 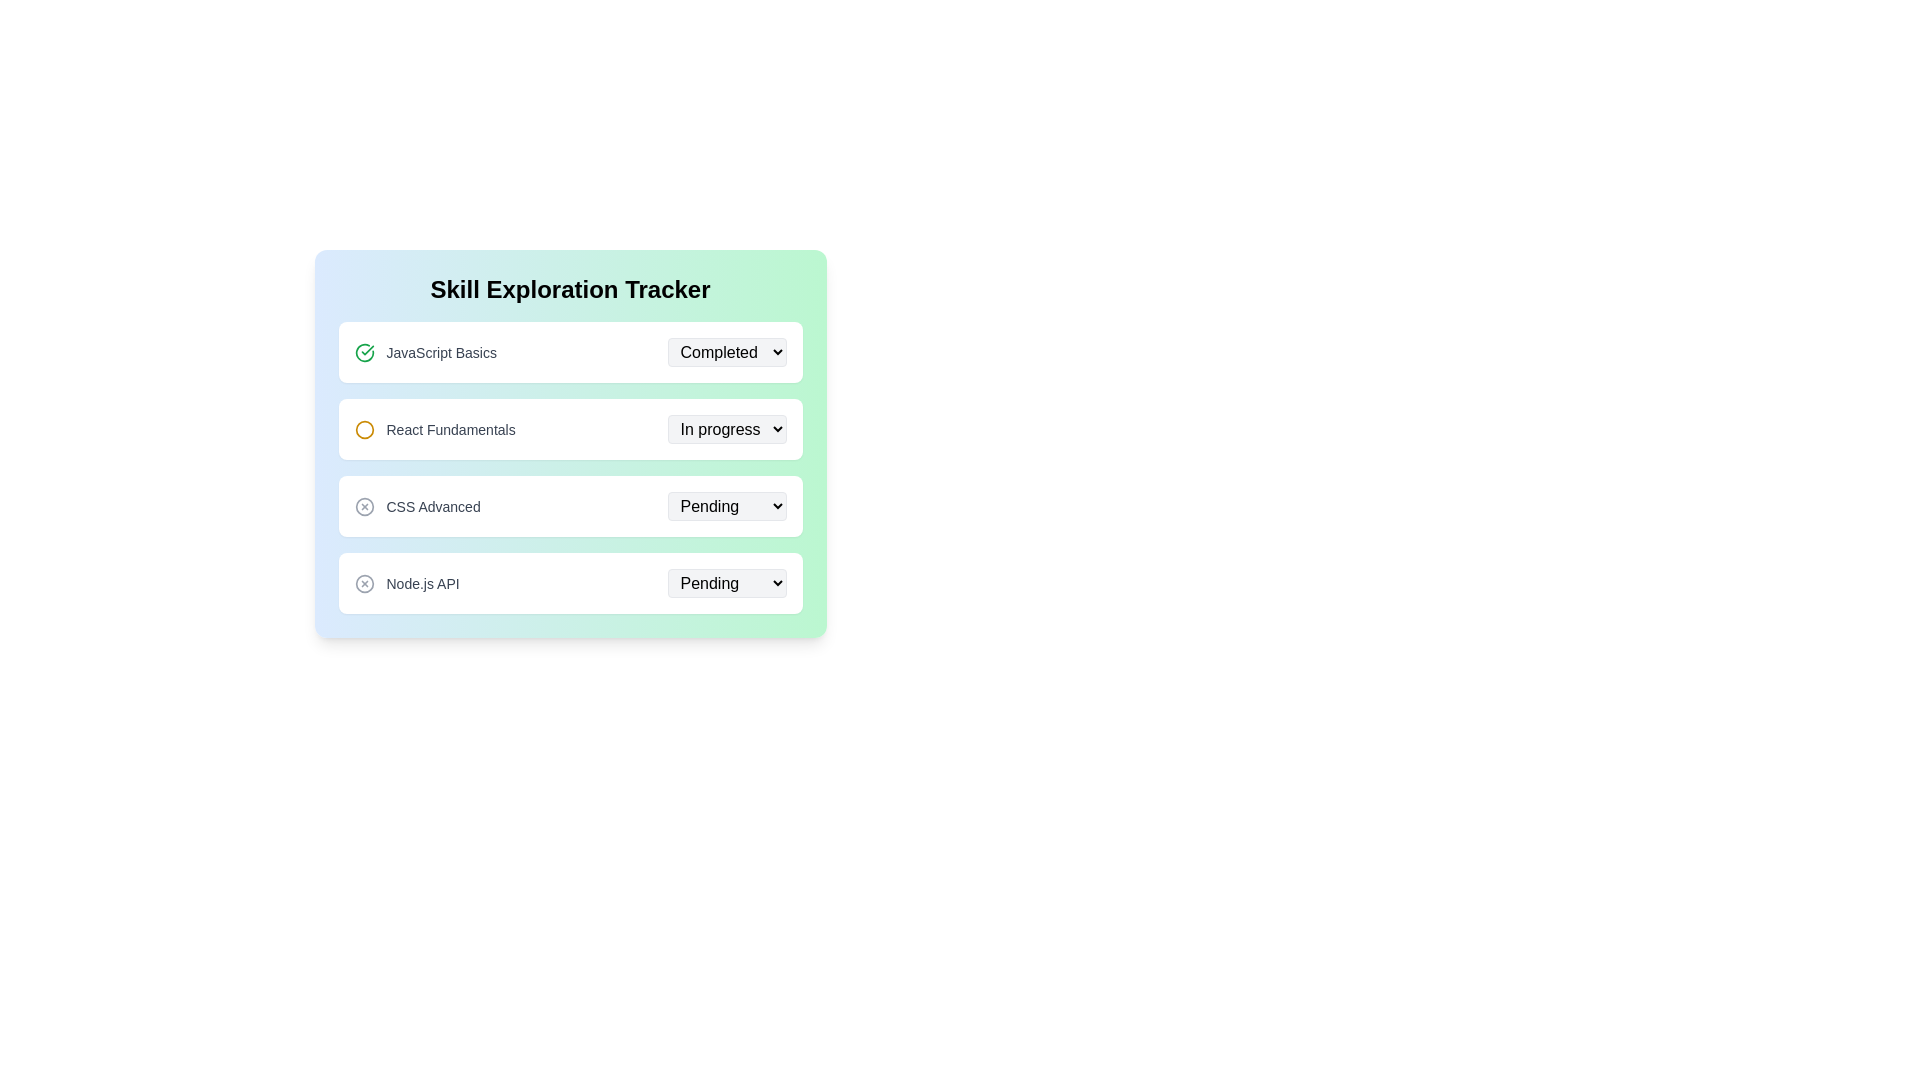 What do you see at coordinates (364, 583) in the screenshot?
I see `the circular icon with a medium-gray border and a diagonal cross, located to the left of the text 'Node.js API' in the fourth row of the 'Skill Exploration Tracker' interface` at bounding box center [364, 583].